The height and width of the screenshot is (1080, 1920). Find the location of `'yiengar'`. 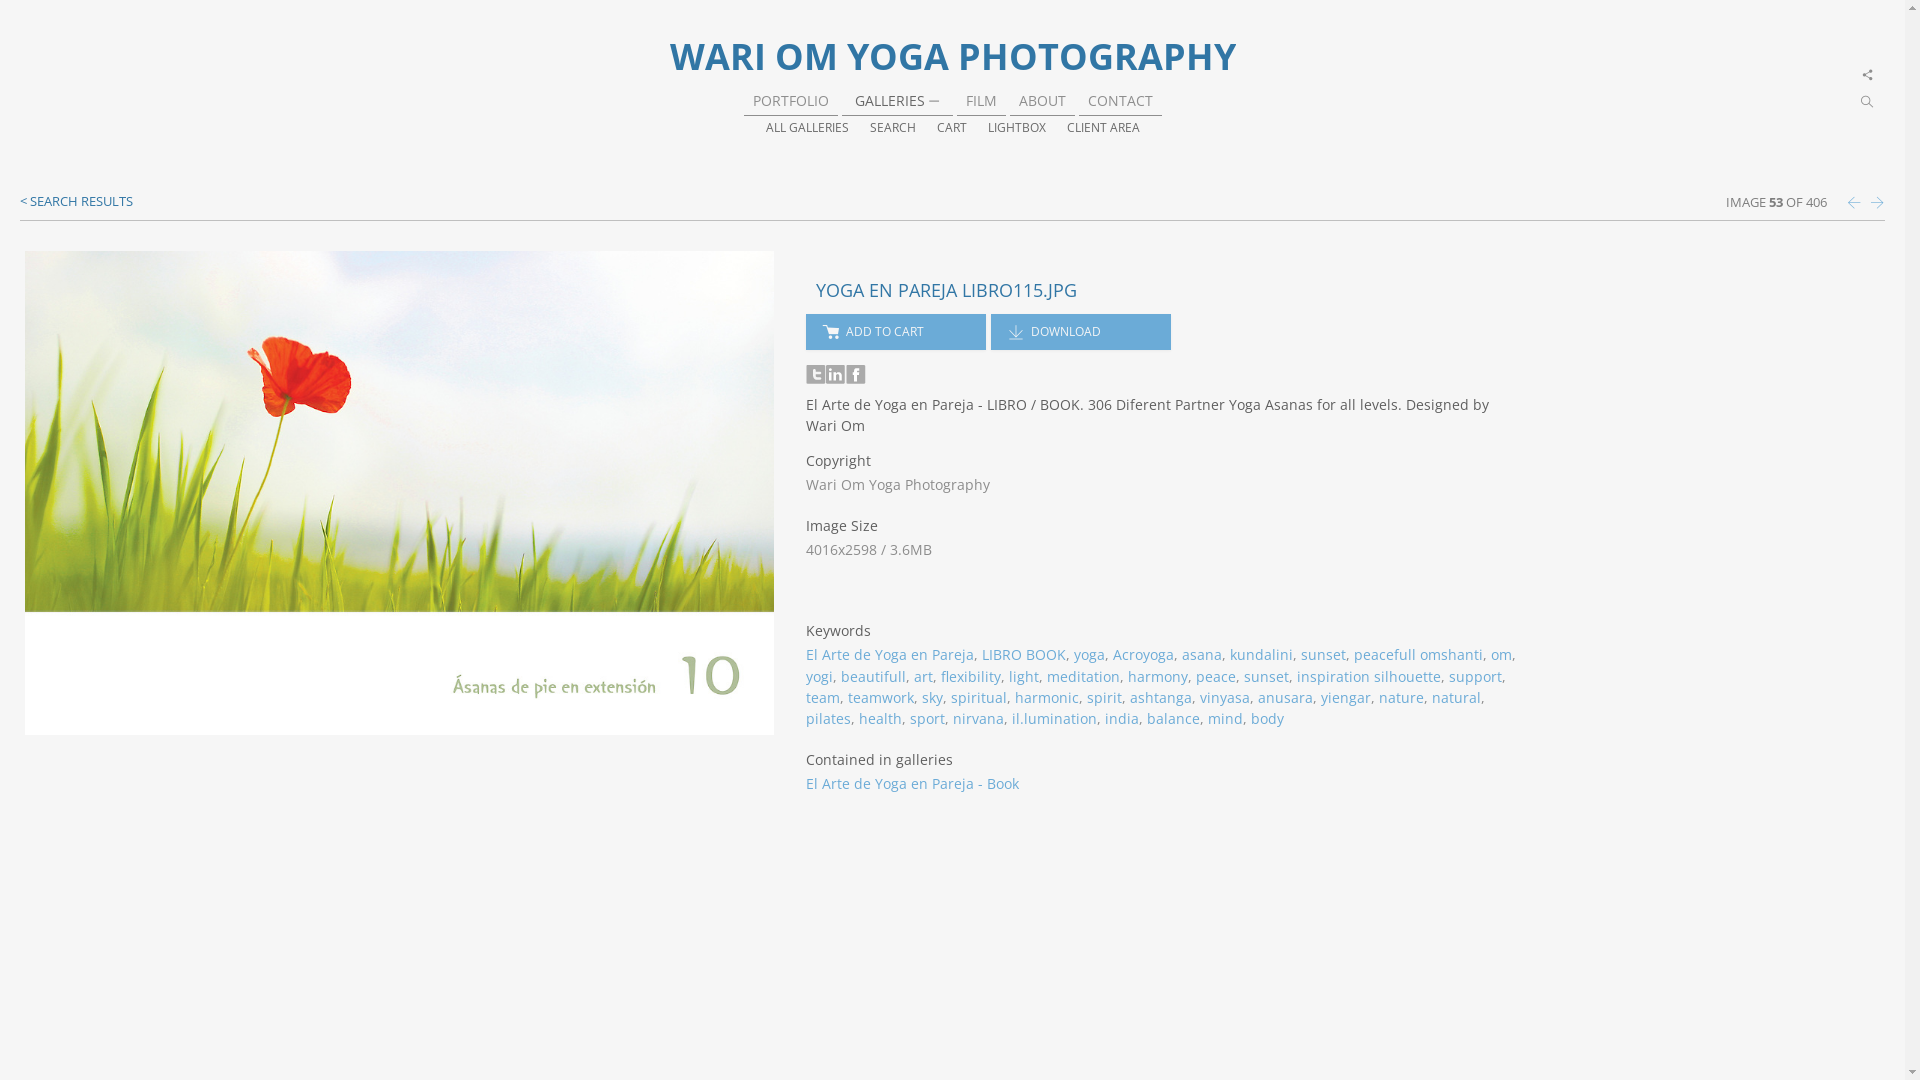

'yiengar' is located at coordinates (1345, 696).